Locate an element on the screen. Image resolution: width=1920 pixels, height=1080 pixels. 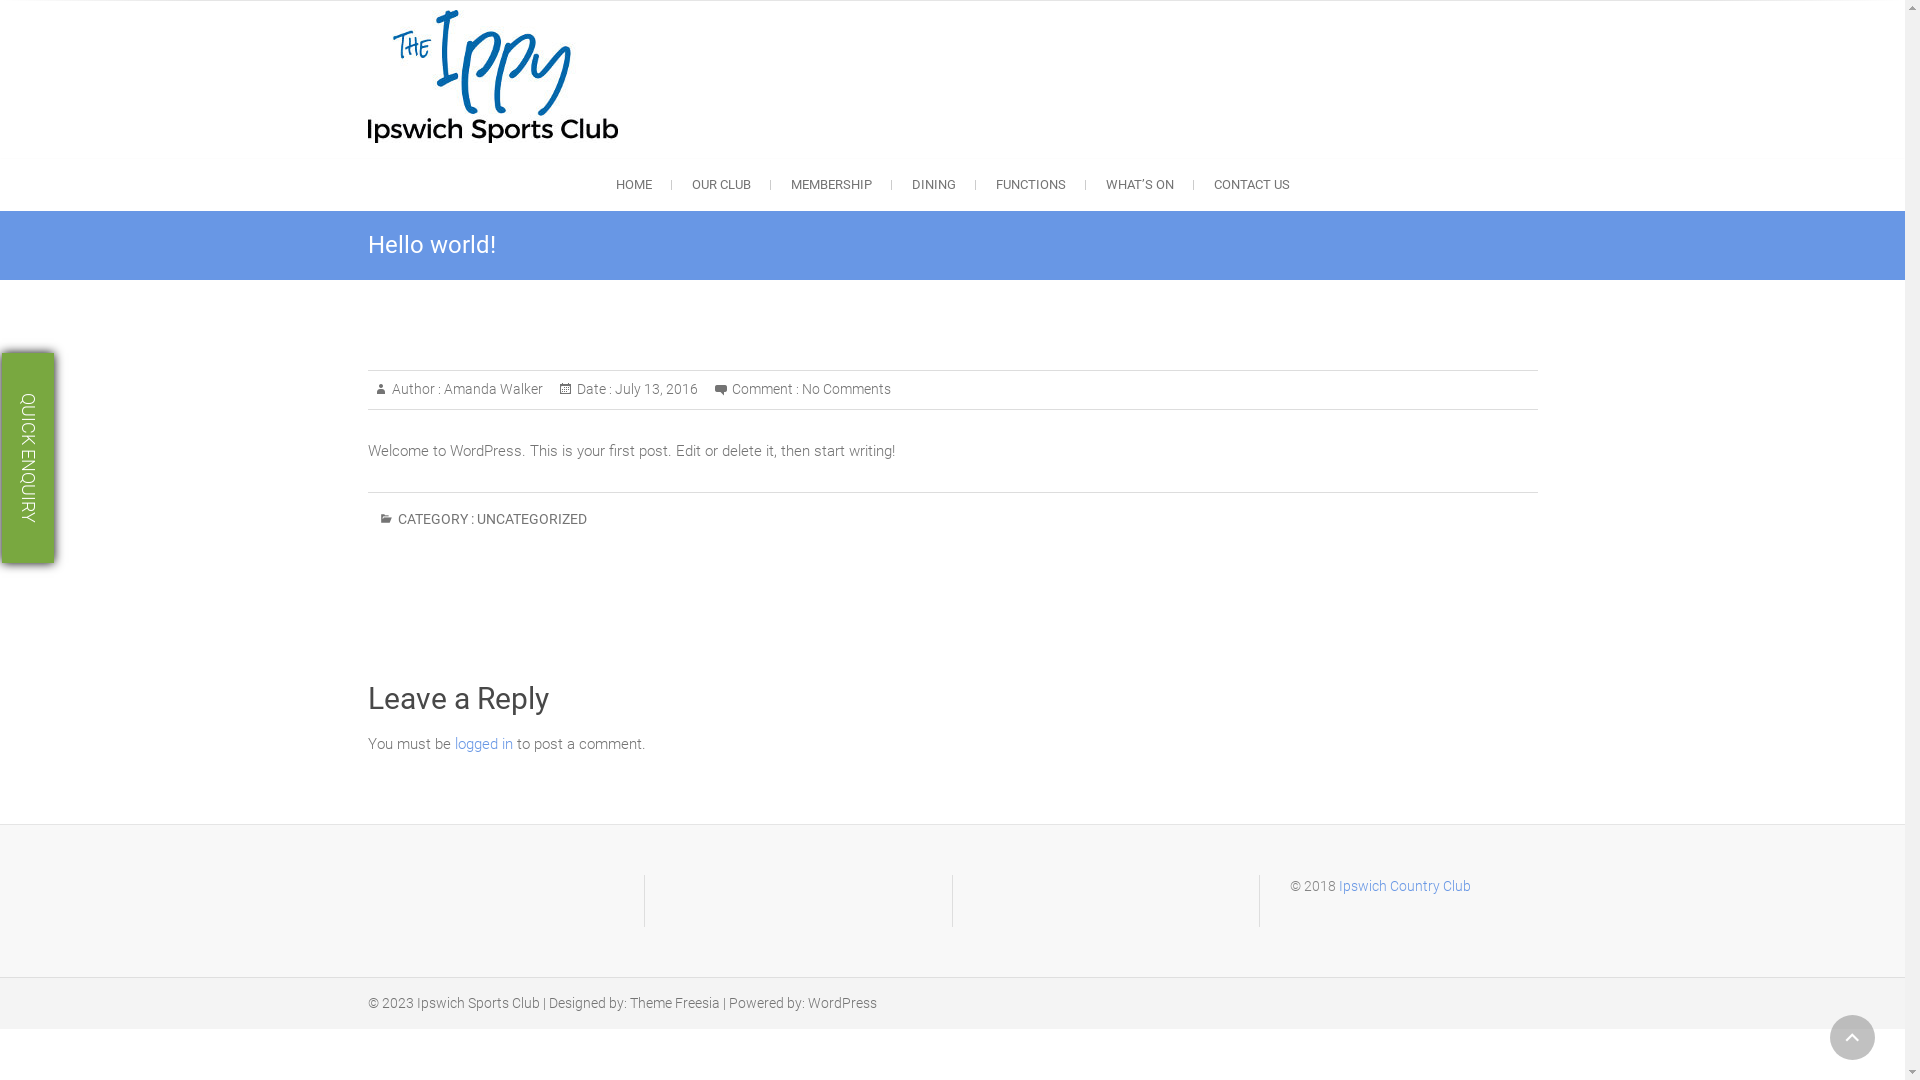
'FUNCTIONS' is located at coordinates (1031, 185).